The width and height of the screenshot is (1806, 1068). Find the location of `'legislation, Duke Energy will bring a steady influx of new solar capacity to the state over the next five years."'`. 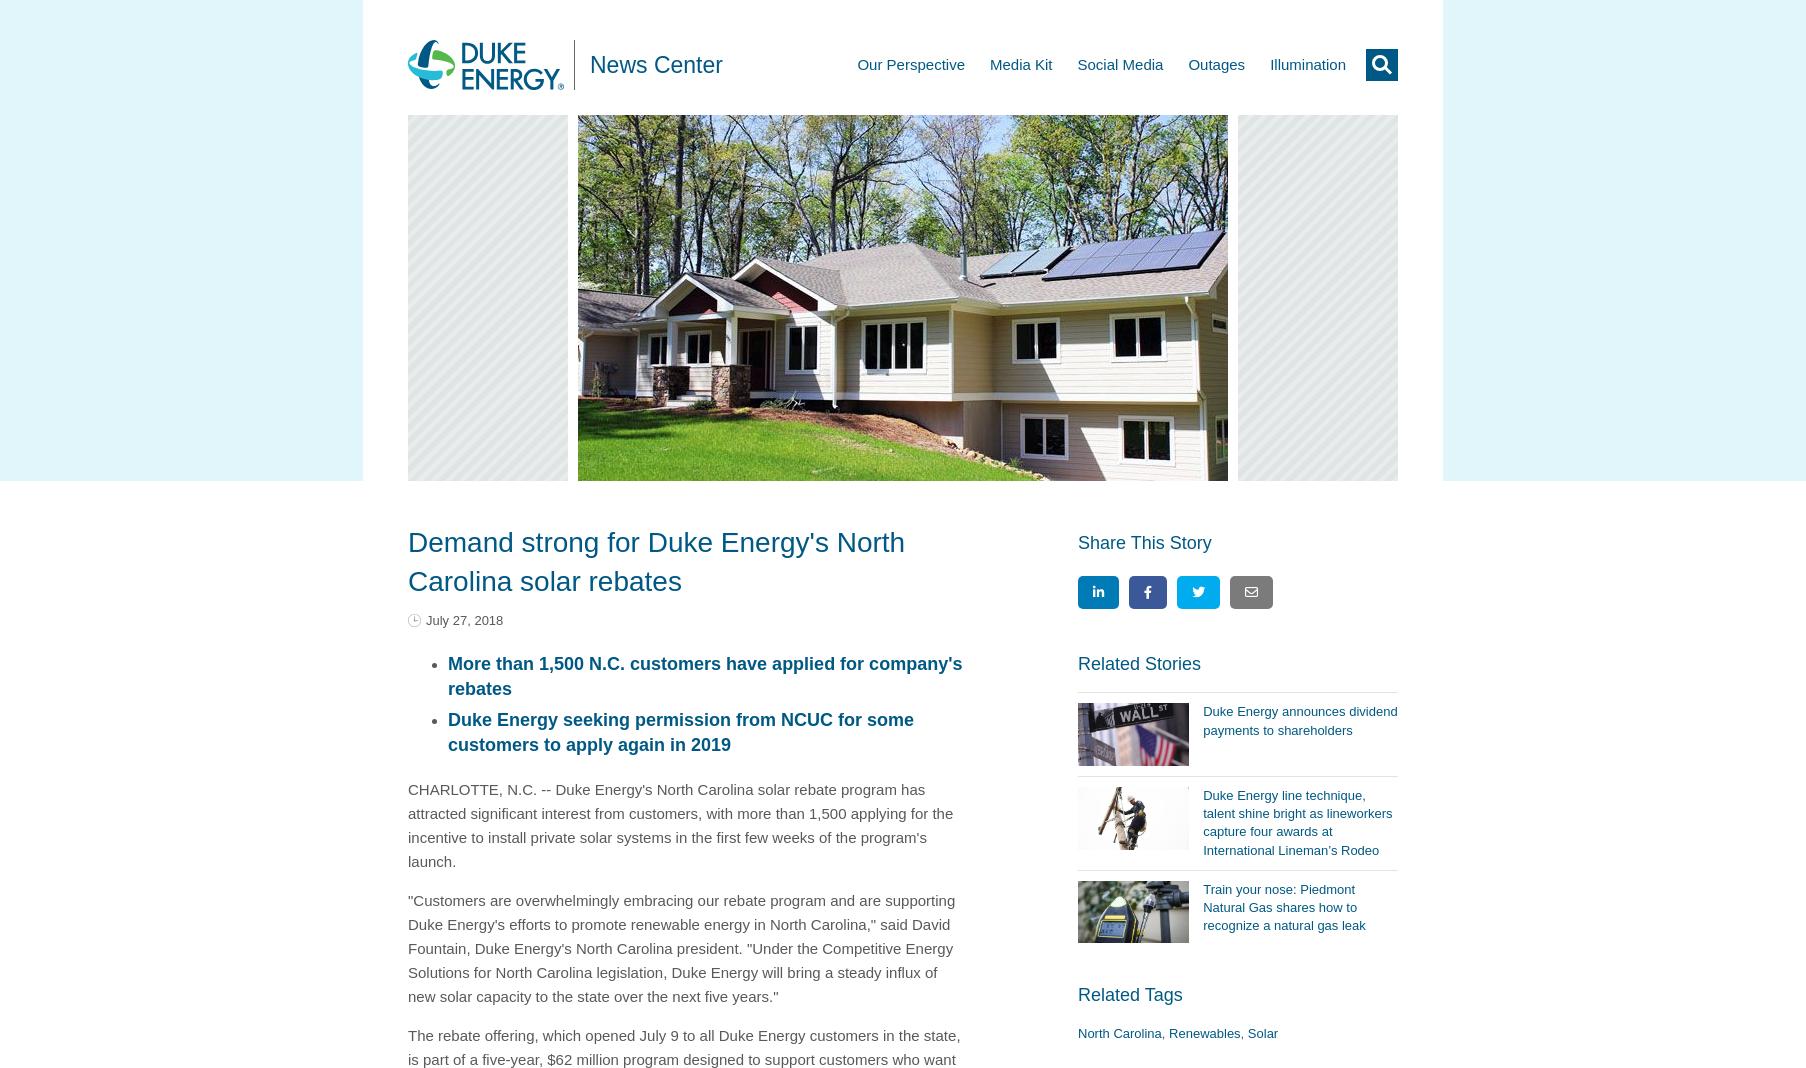

'legislation, Duke Energy will bring a steady influx of new solar capacity to the state over the next five years."' is located at coordinates (671, 983).